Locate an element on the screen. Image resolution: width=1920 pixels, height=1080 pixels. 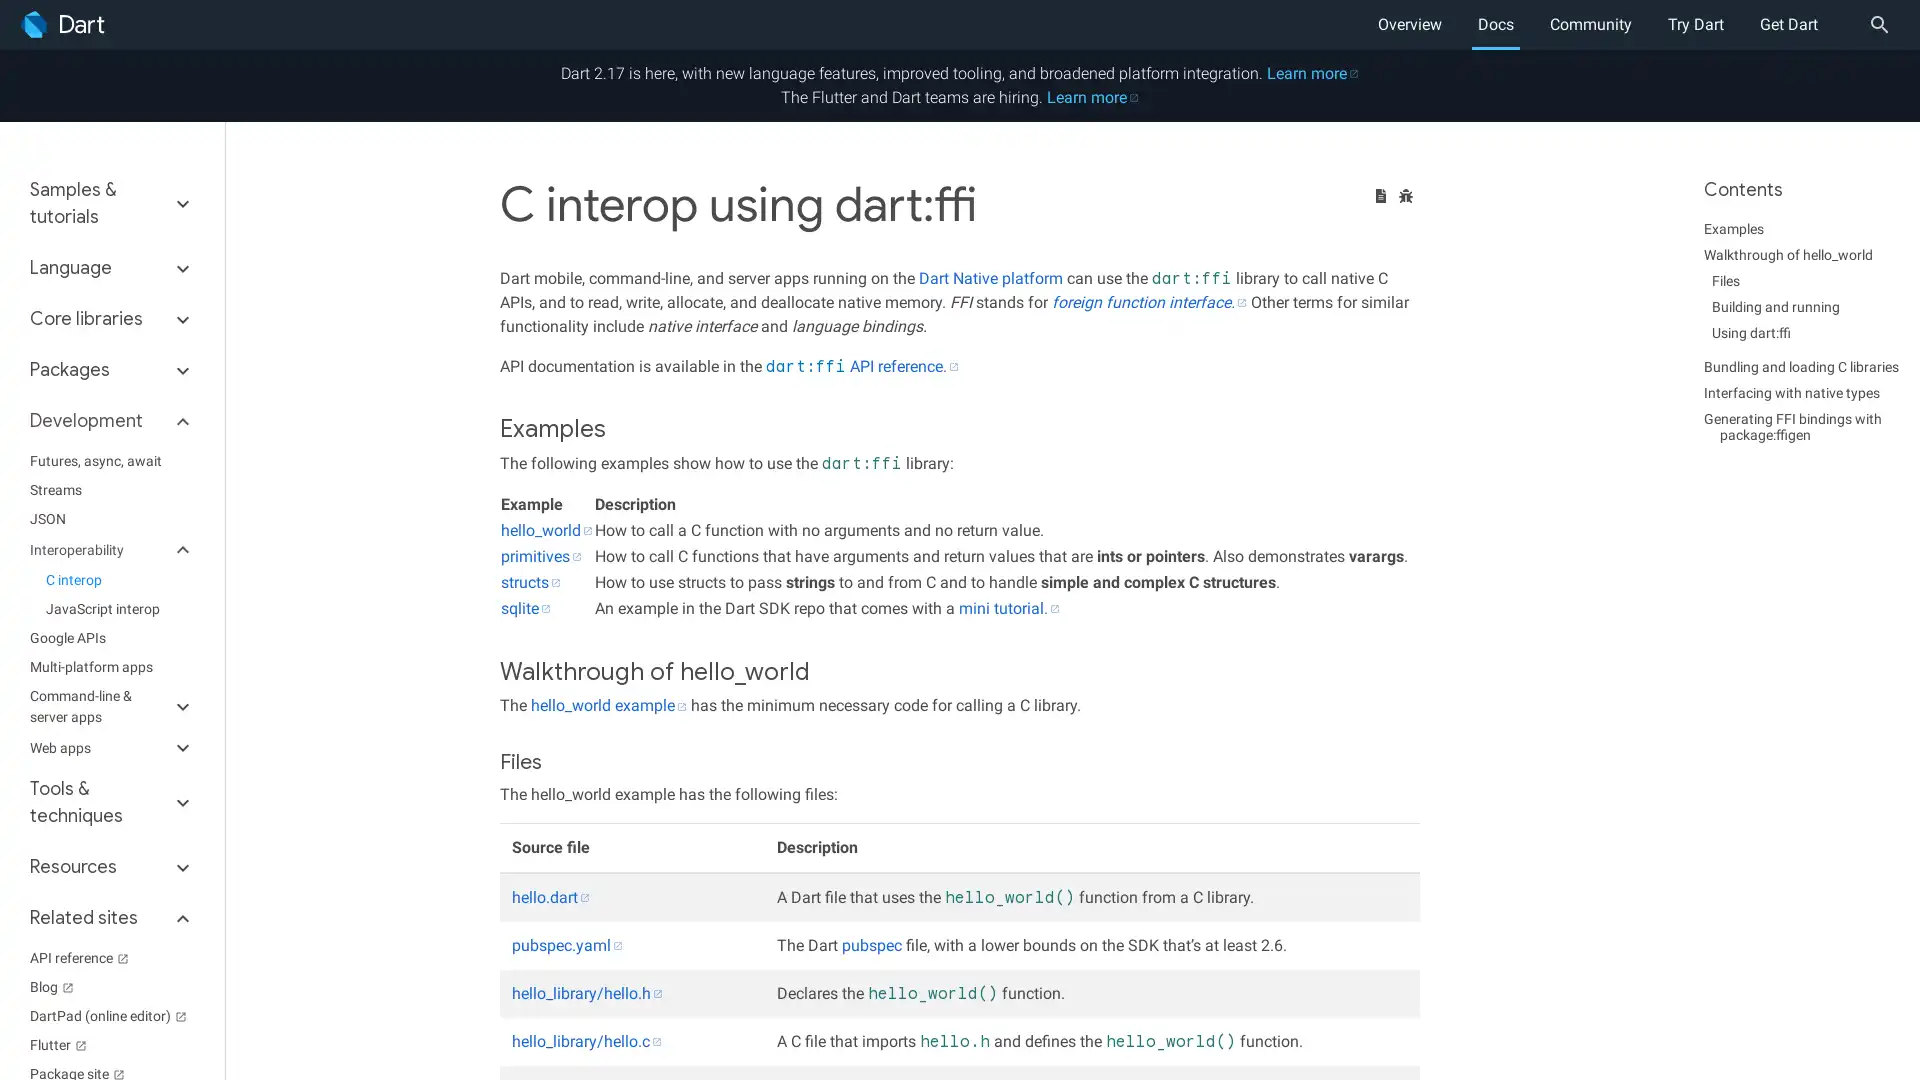
Related sites keyboard_arrow_down is located at coordinates (111, 918).